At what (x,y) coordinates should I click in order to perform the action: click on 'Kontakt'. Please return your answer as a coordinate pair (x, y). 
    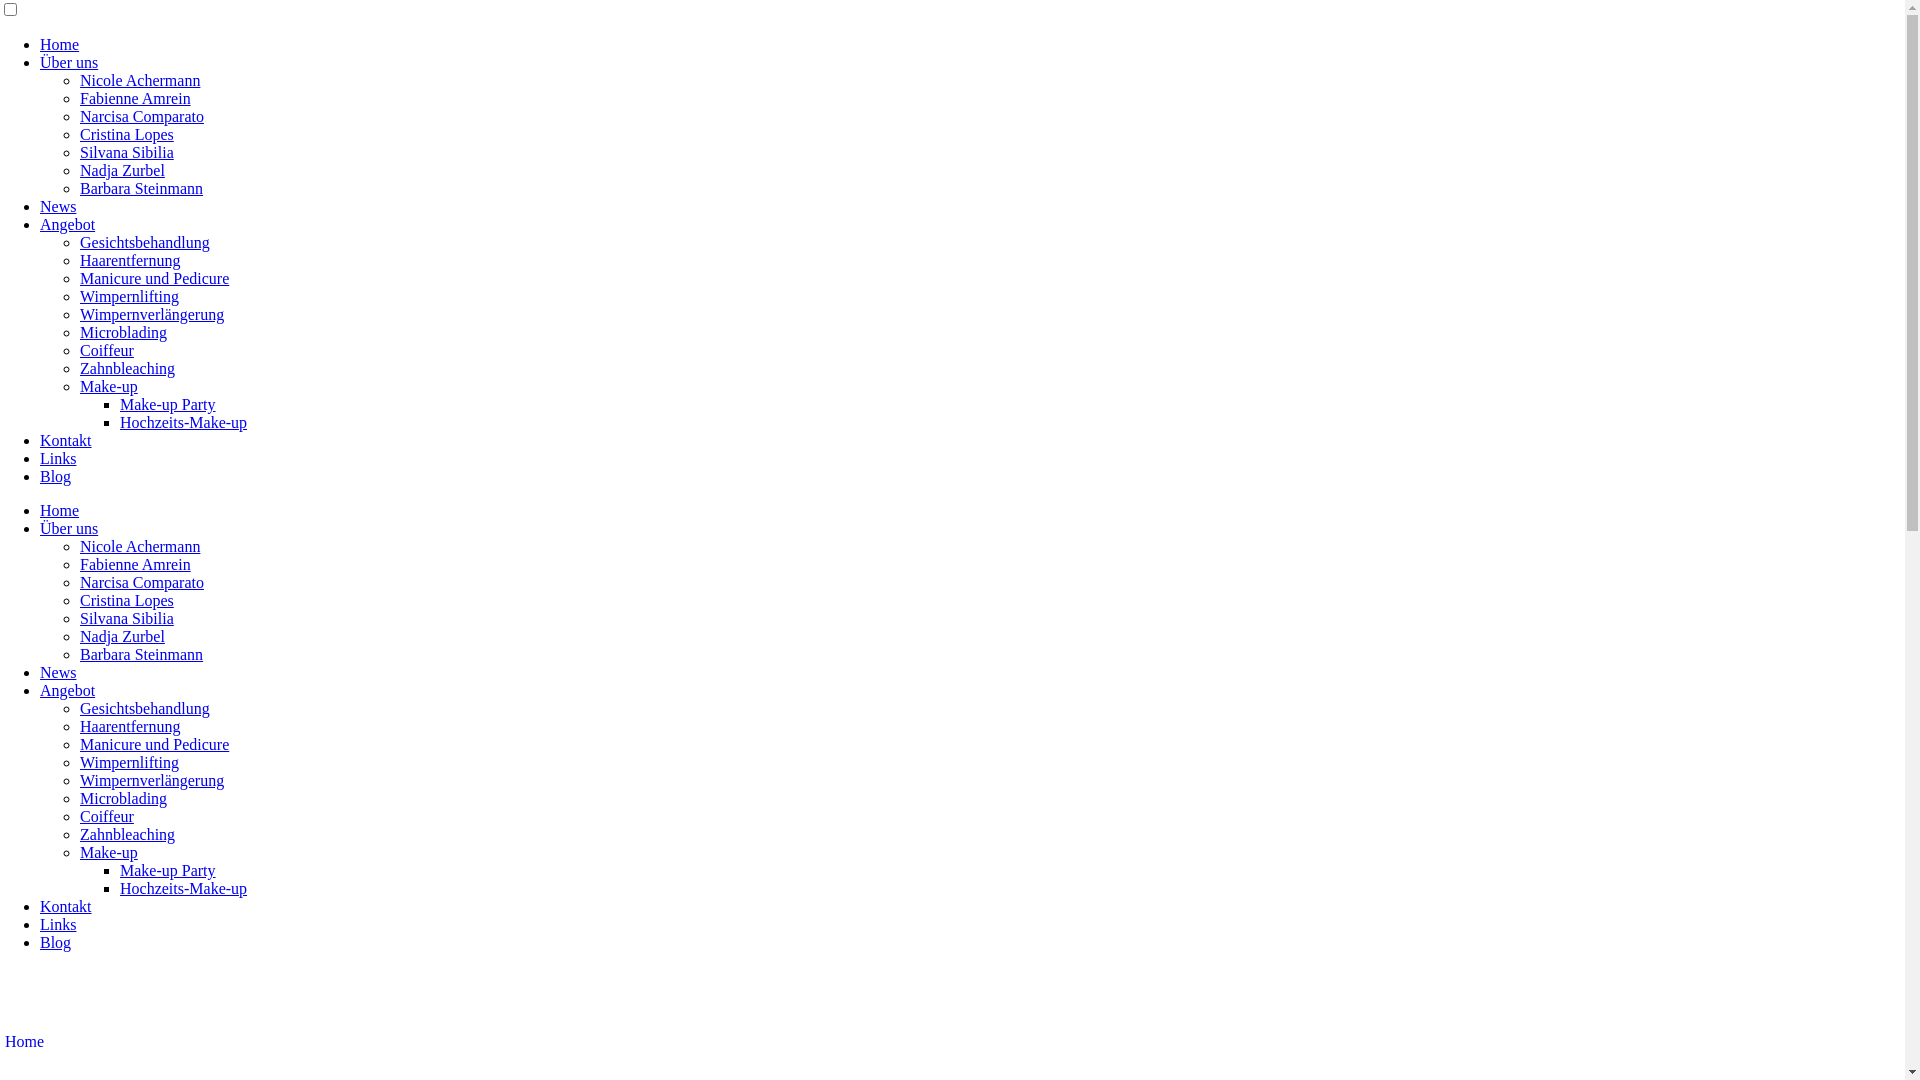
    Looking at the image, I should click on (66, 439).